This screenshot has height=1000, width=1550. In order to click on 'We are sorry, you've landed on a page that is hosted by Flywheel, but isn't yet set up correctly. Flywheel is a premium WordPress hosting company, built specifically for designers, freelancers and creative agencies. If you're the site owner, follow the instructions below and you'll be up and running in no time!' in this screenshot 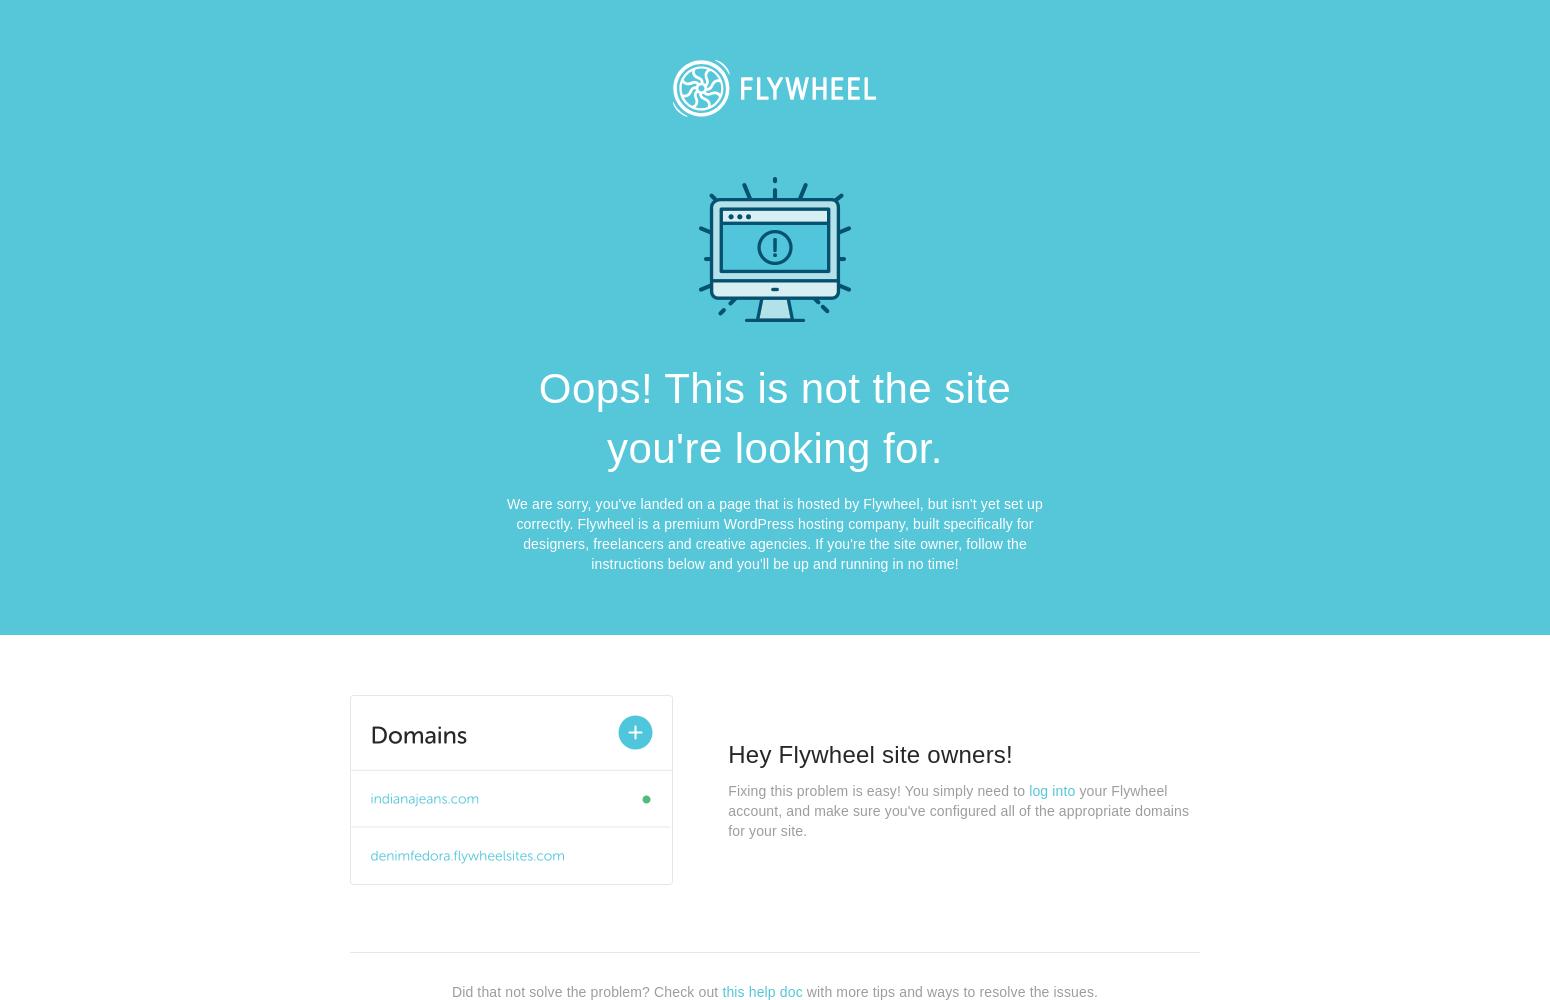, I will do `click(774, 534)`.